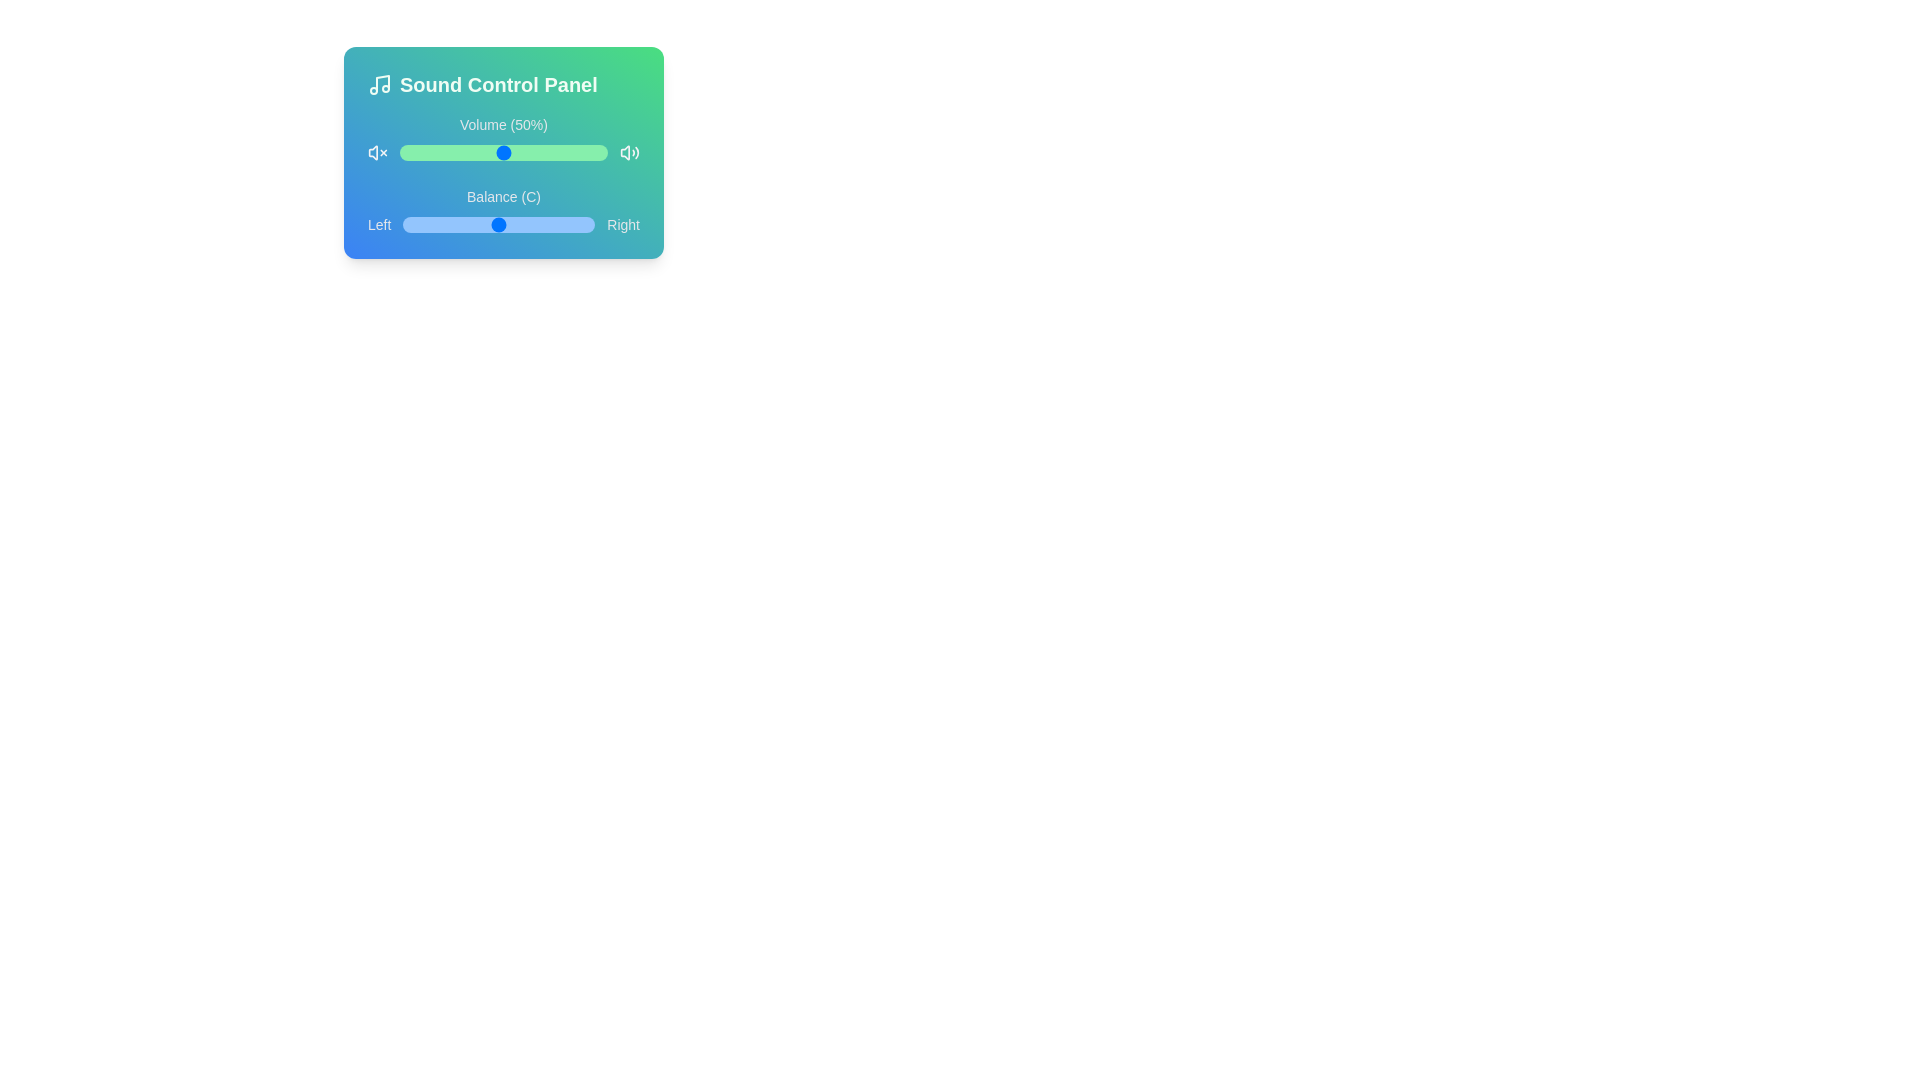 Image resolution: width=1920 pixels, height=1080 pixels. Describe the element at coordinates (425, 224) in the screenshot. I see `the balance` at that location.